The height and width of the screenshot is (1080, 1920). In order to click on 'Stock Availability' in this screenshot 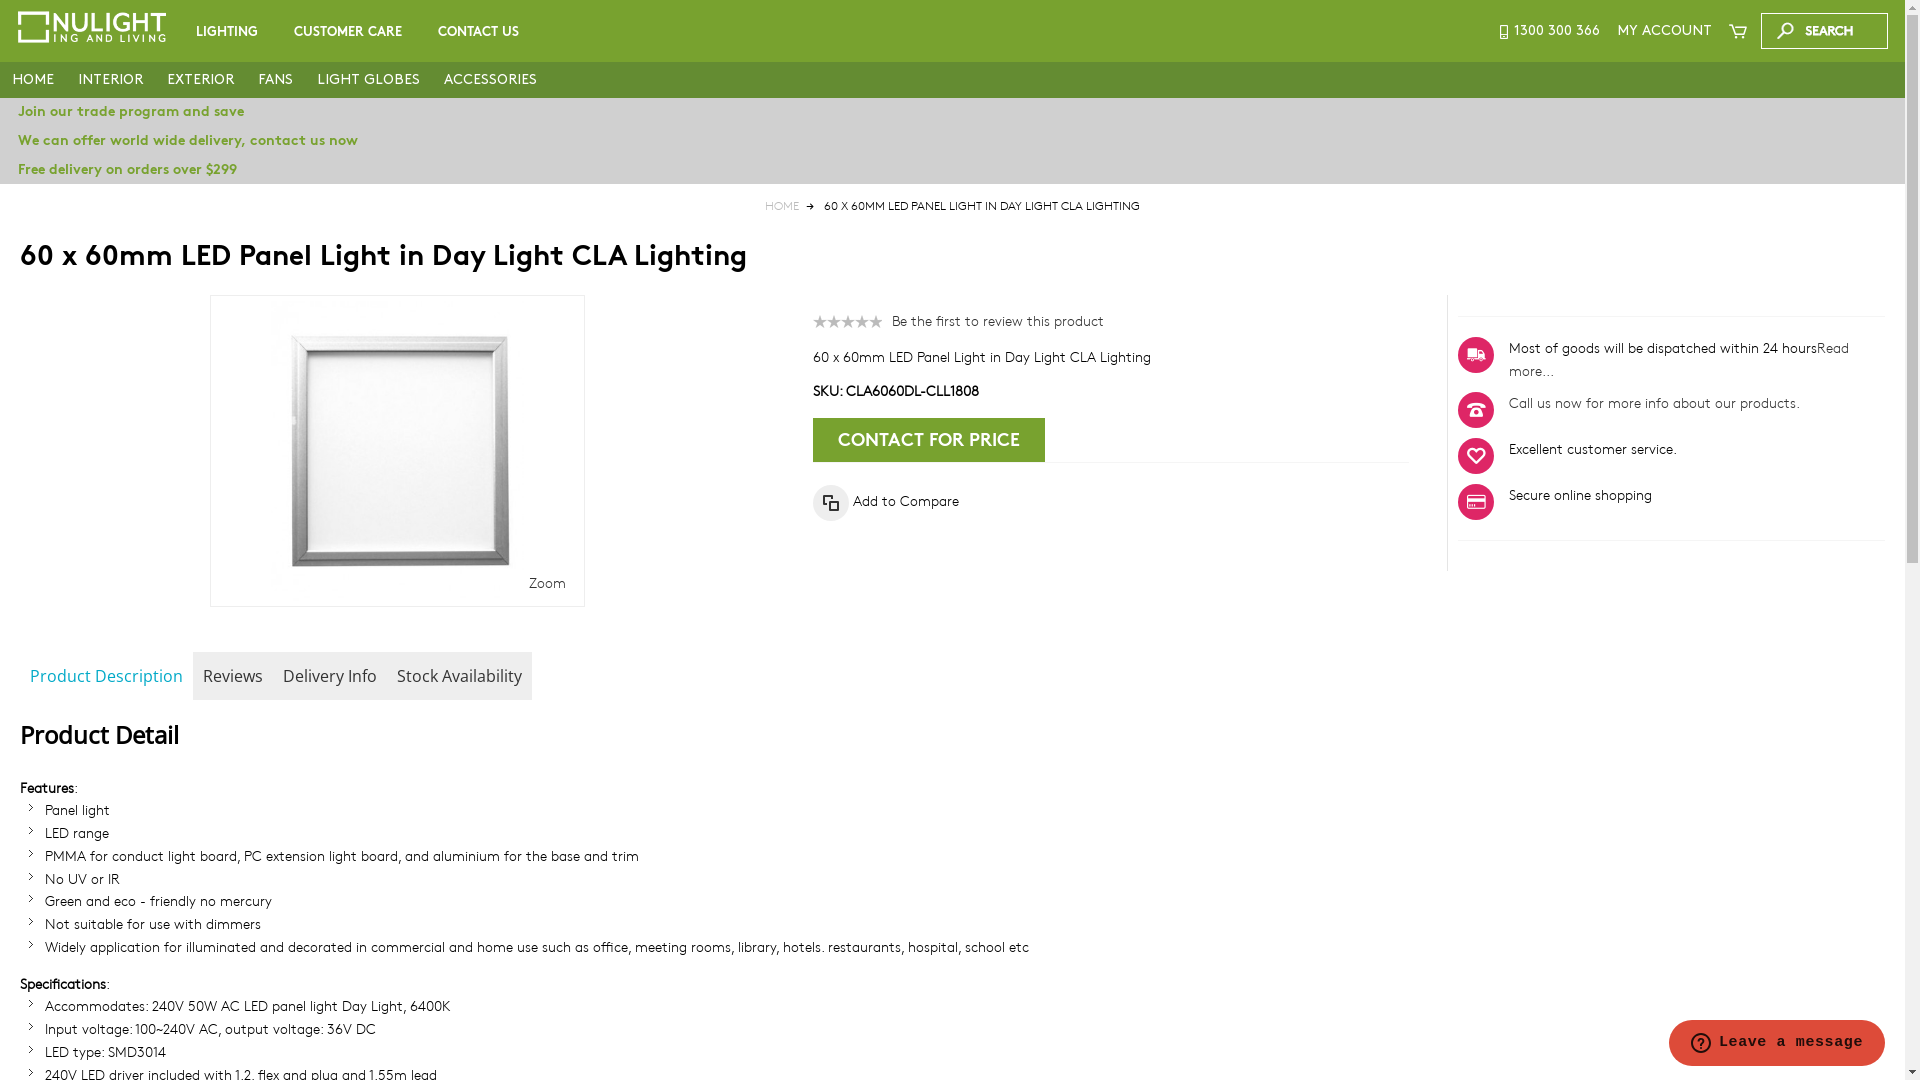, I will do `click(458, 675)`.